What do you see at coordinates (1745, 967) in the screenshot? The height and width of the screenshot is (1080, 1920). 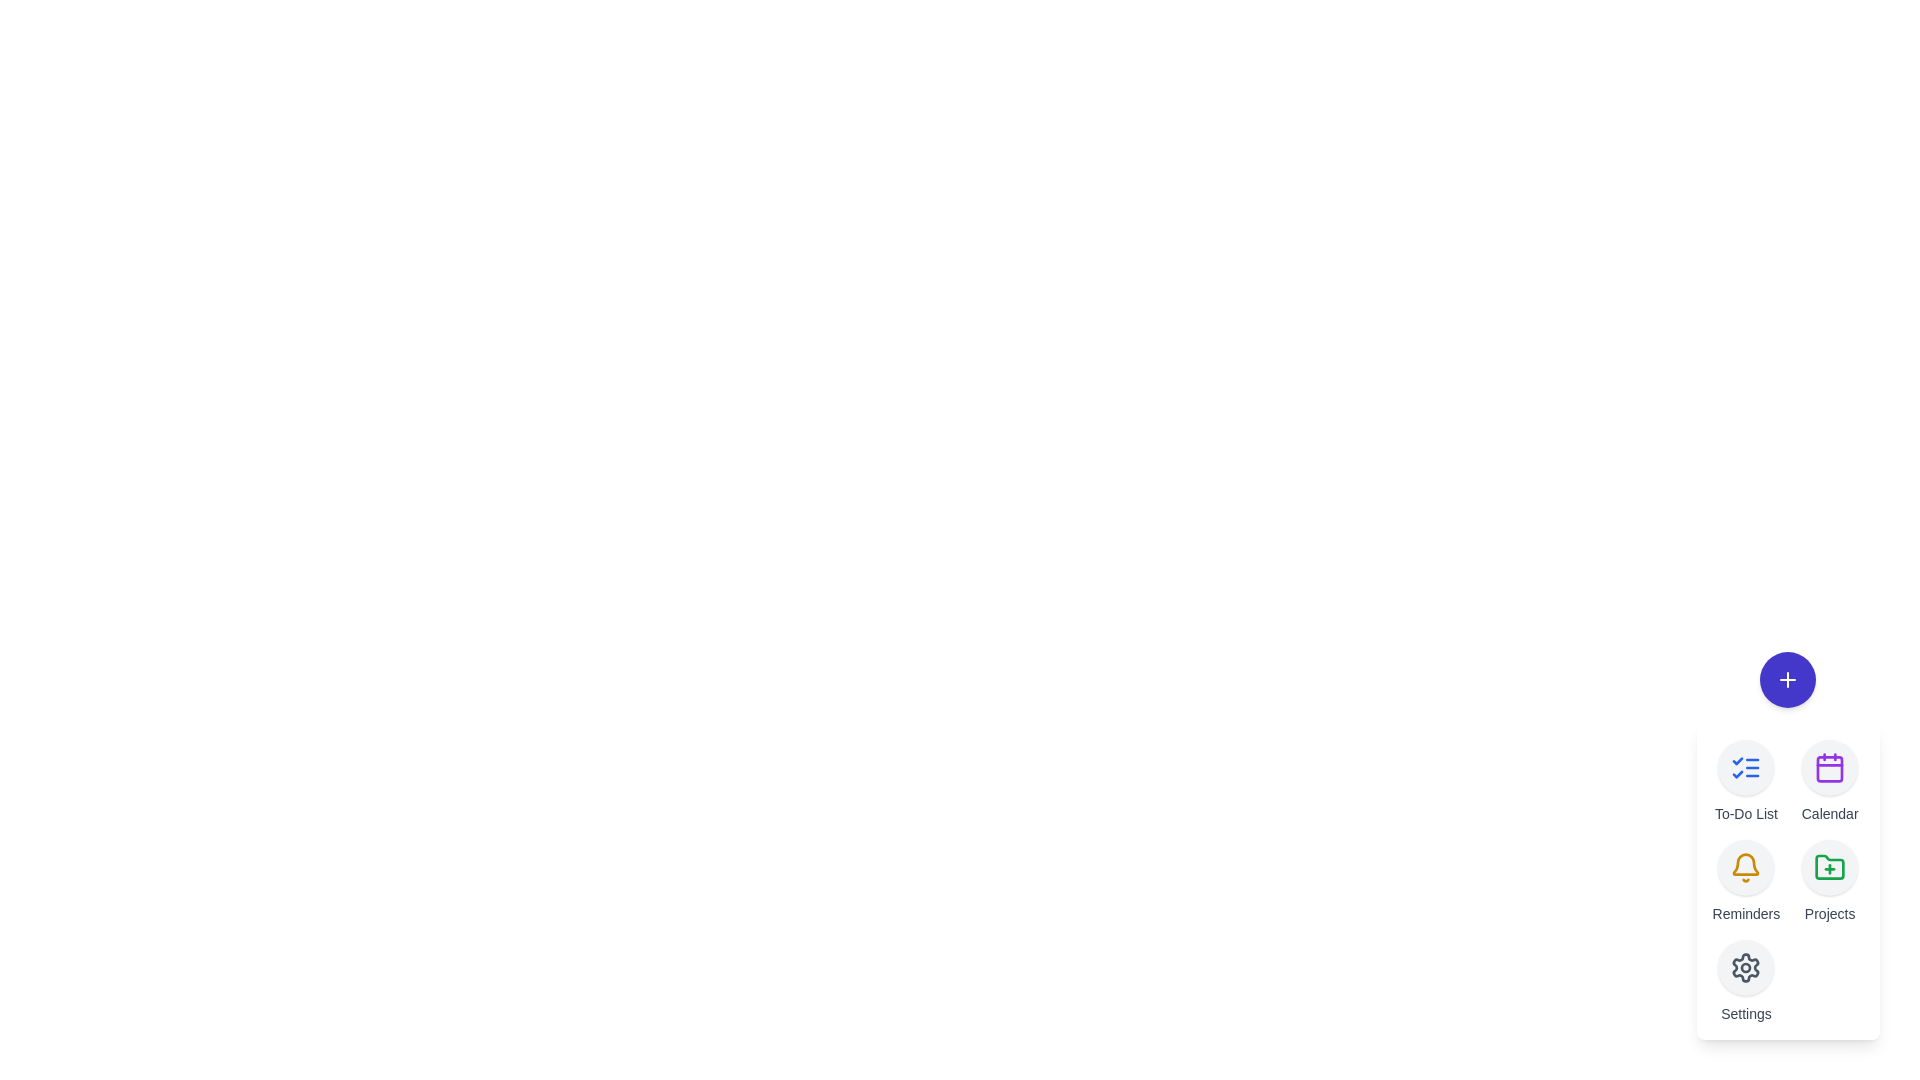 I see `the 'Settings' button in the TaskSpeedDial component` at bounding box center [1745, 967].